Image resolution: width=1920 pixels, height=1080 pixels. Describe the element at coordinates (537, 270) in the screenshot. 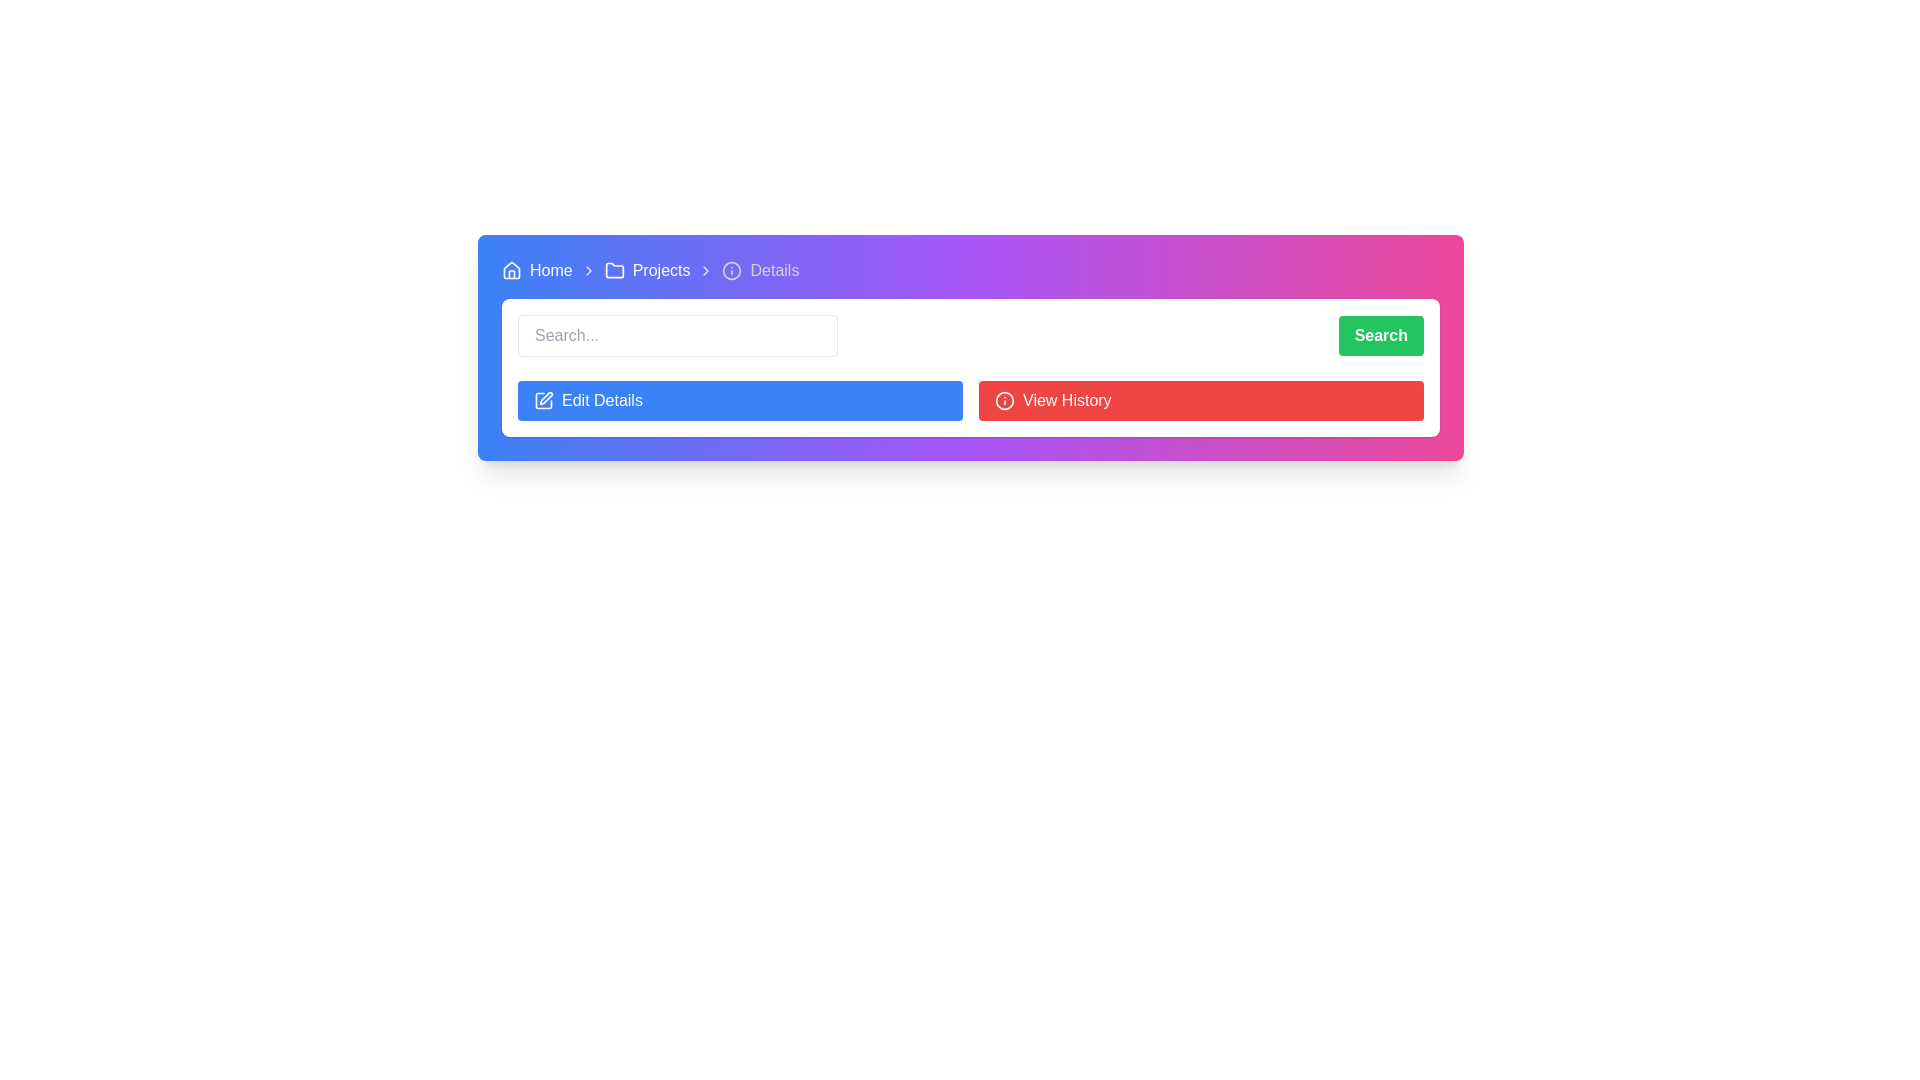

I see `the 'Home' text label in the breadcrumb navigation bar` at that location.